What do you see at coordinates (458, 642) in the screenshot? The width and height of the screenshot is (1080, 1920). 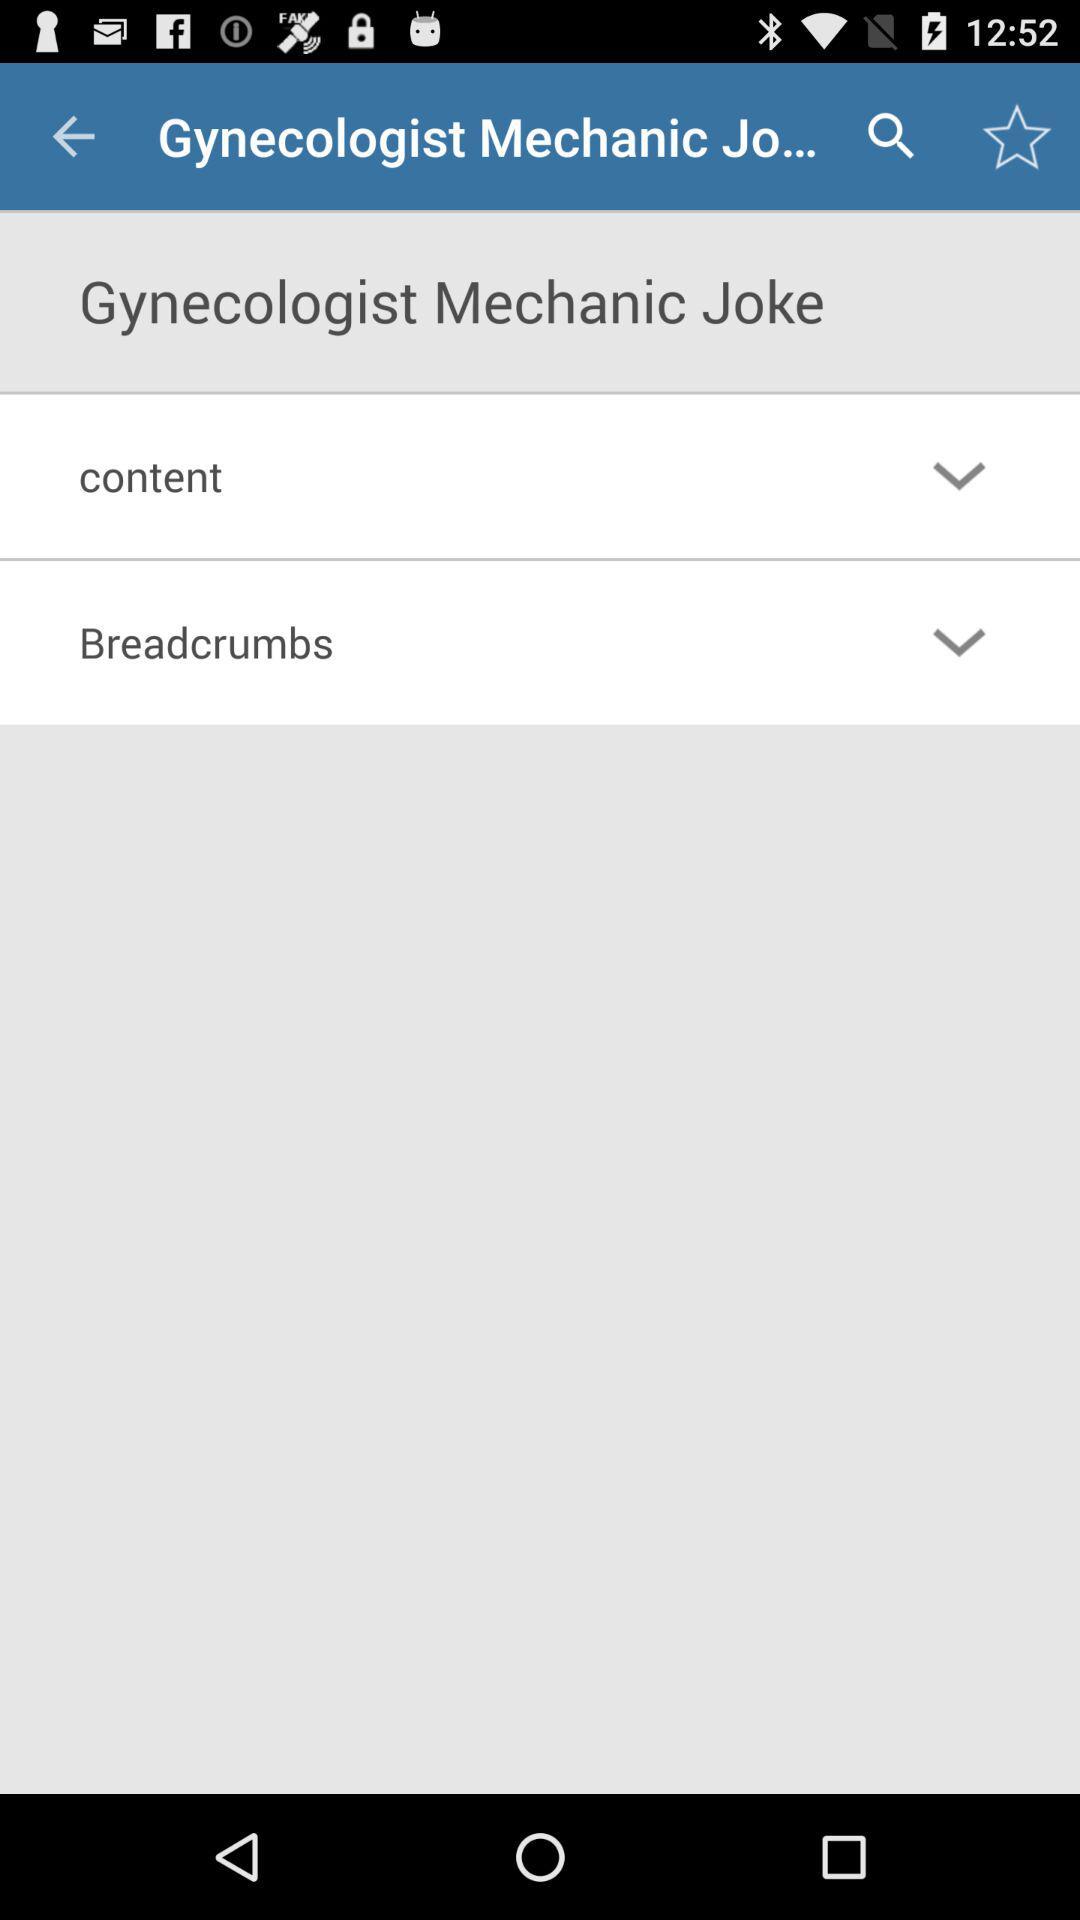 I see `the breadcrumbs at the center` at bounding box center [458, 642].